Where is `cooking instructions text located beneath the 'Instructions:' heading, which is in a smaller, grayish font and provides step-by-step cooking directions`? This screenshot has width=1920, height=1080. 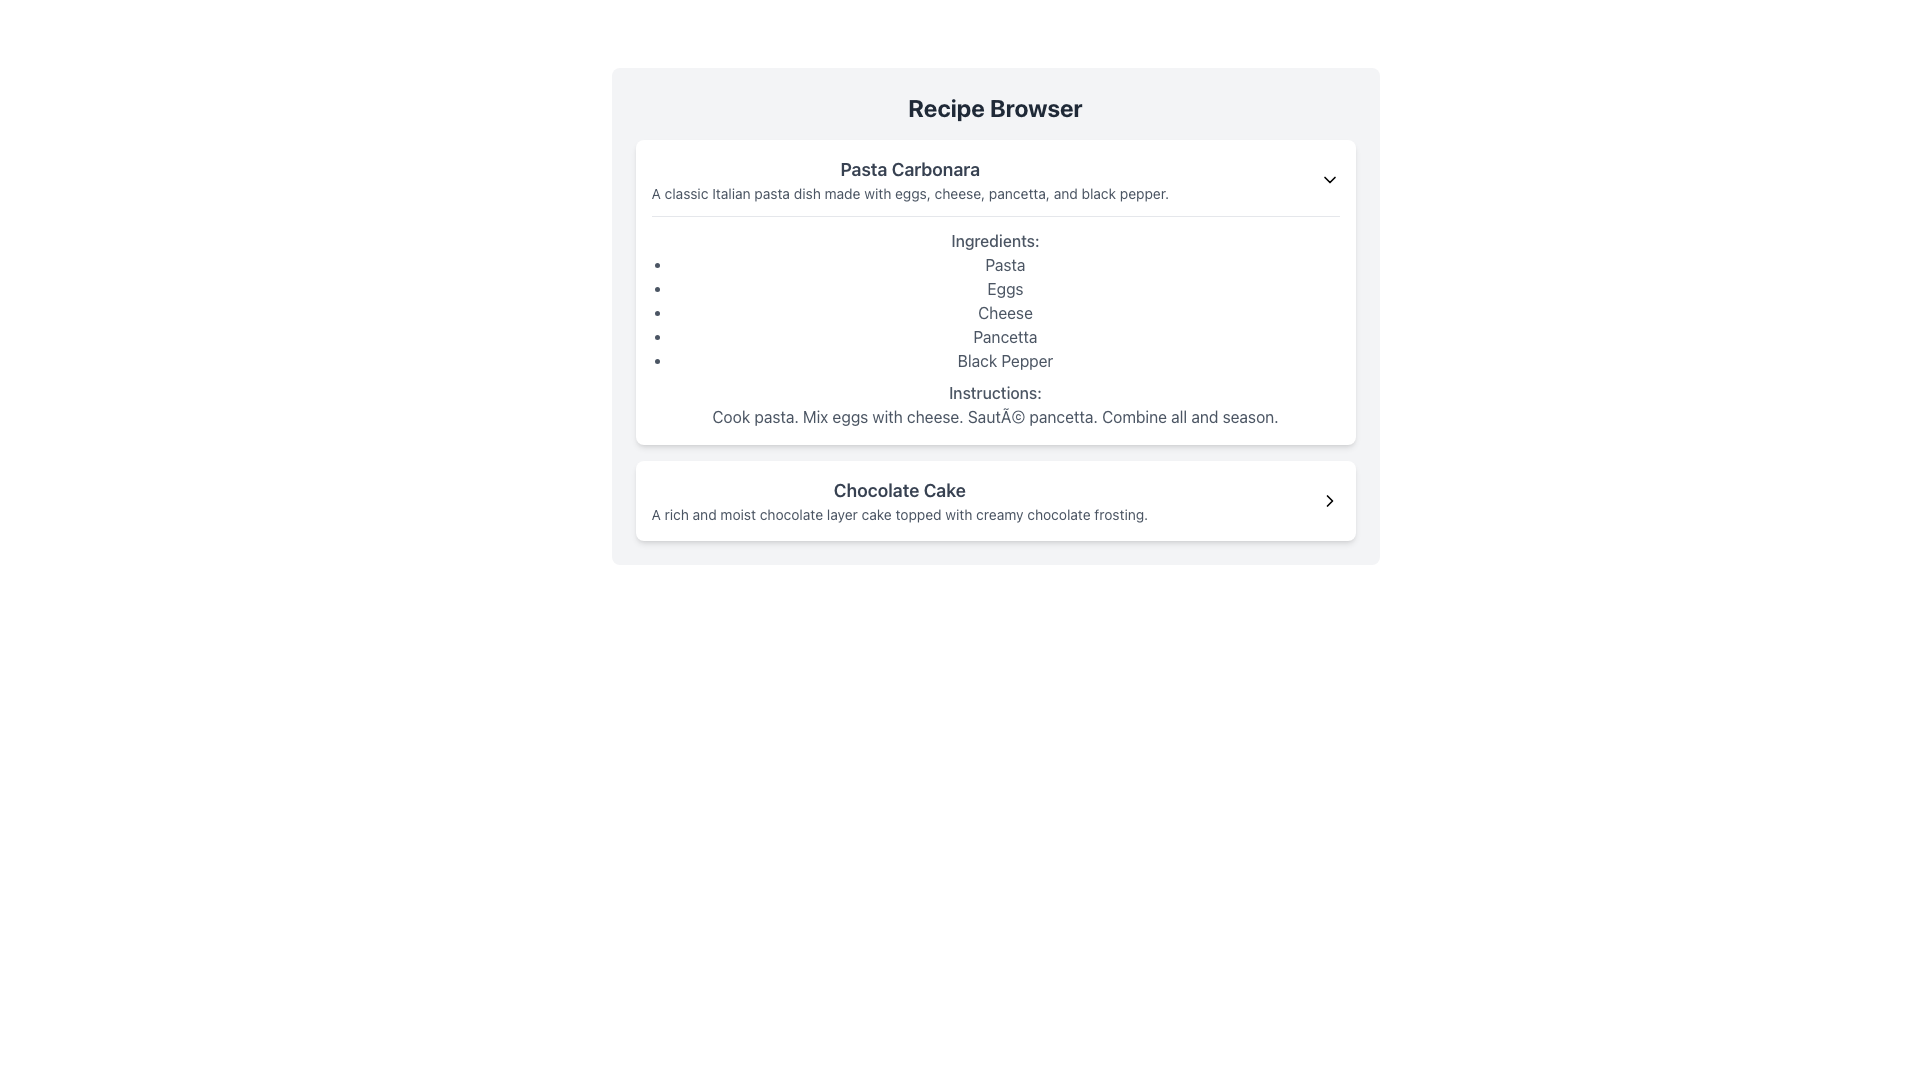
cooking instructions text located beneath the 'Instructions:' heading, which is in a smaller, grayish font and provides step-by-step cooking directions is located at coordinates (995, 415).